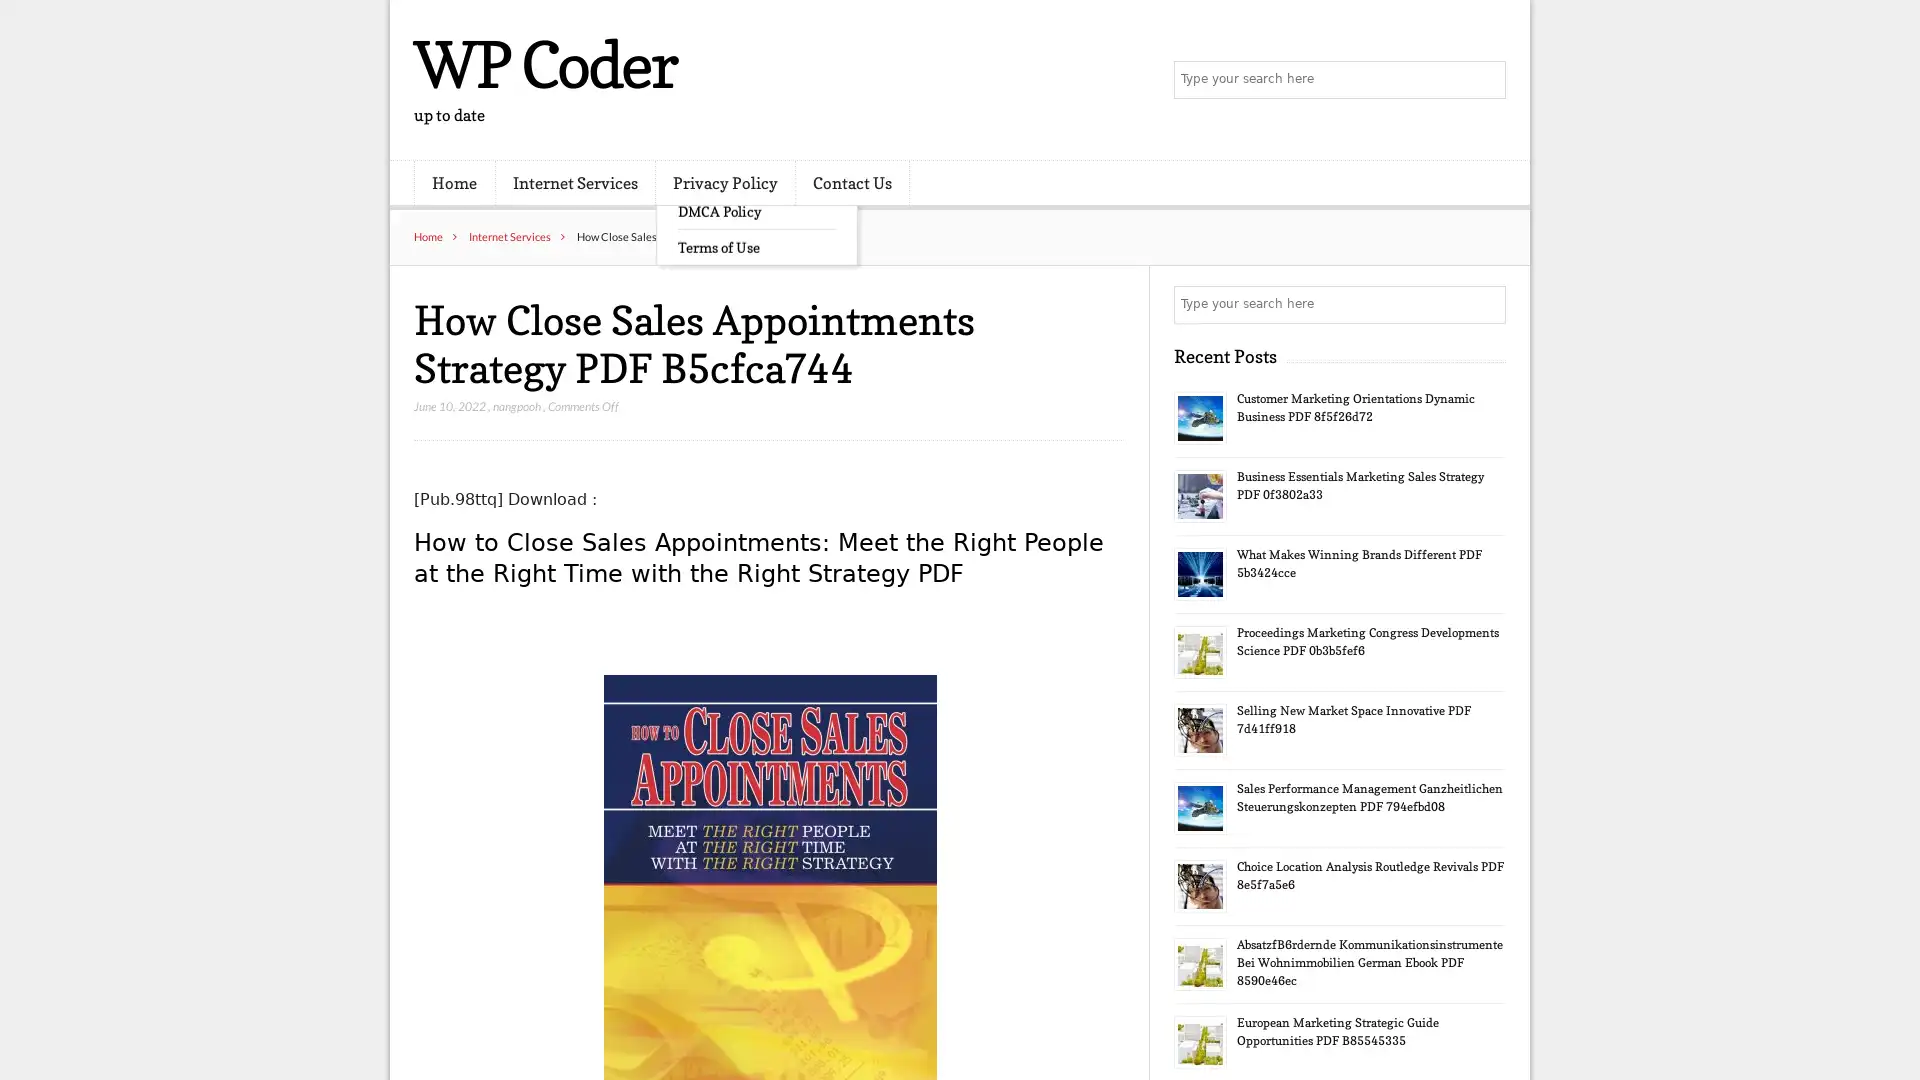  I want to click on Search, so click(1485, 304).